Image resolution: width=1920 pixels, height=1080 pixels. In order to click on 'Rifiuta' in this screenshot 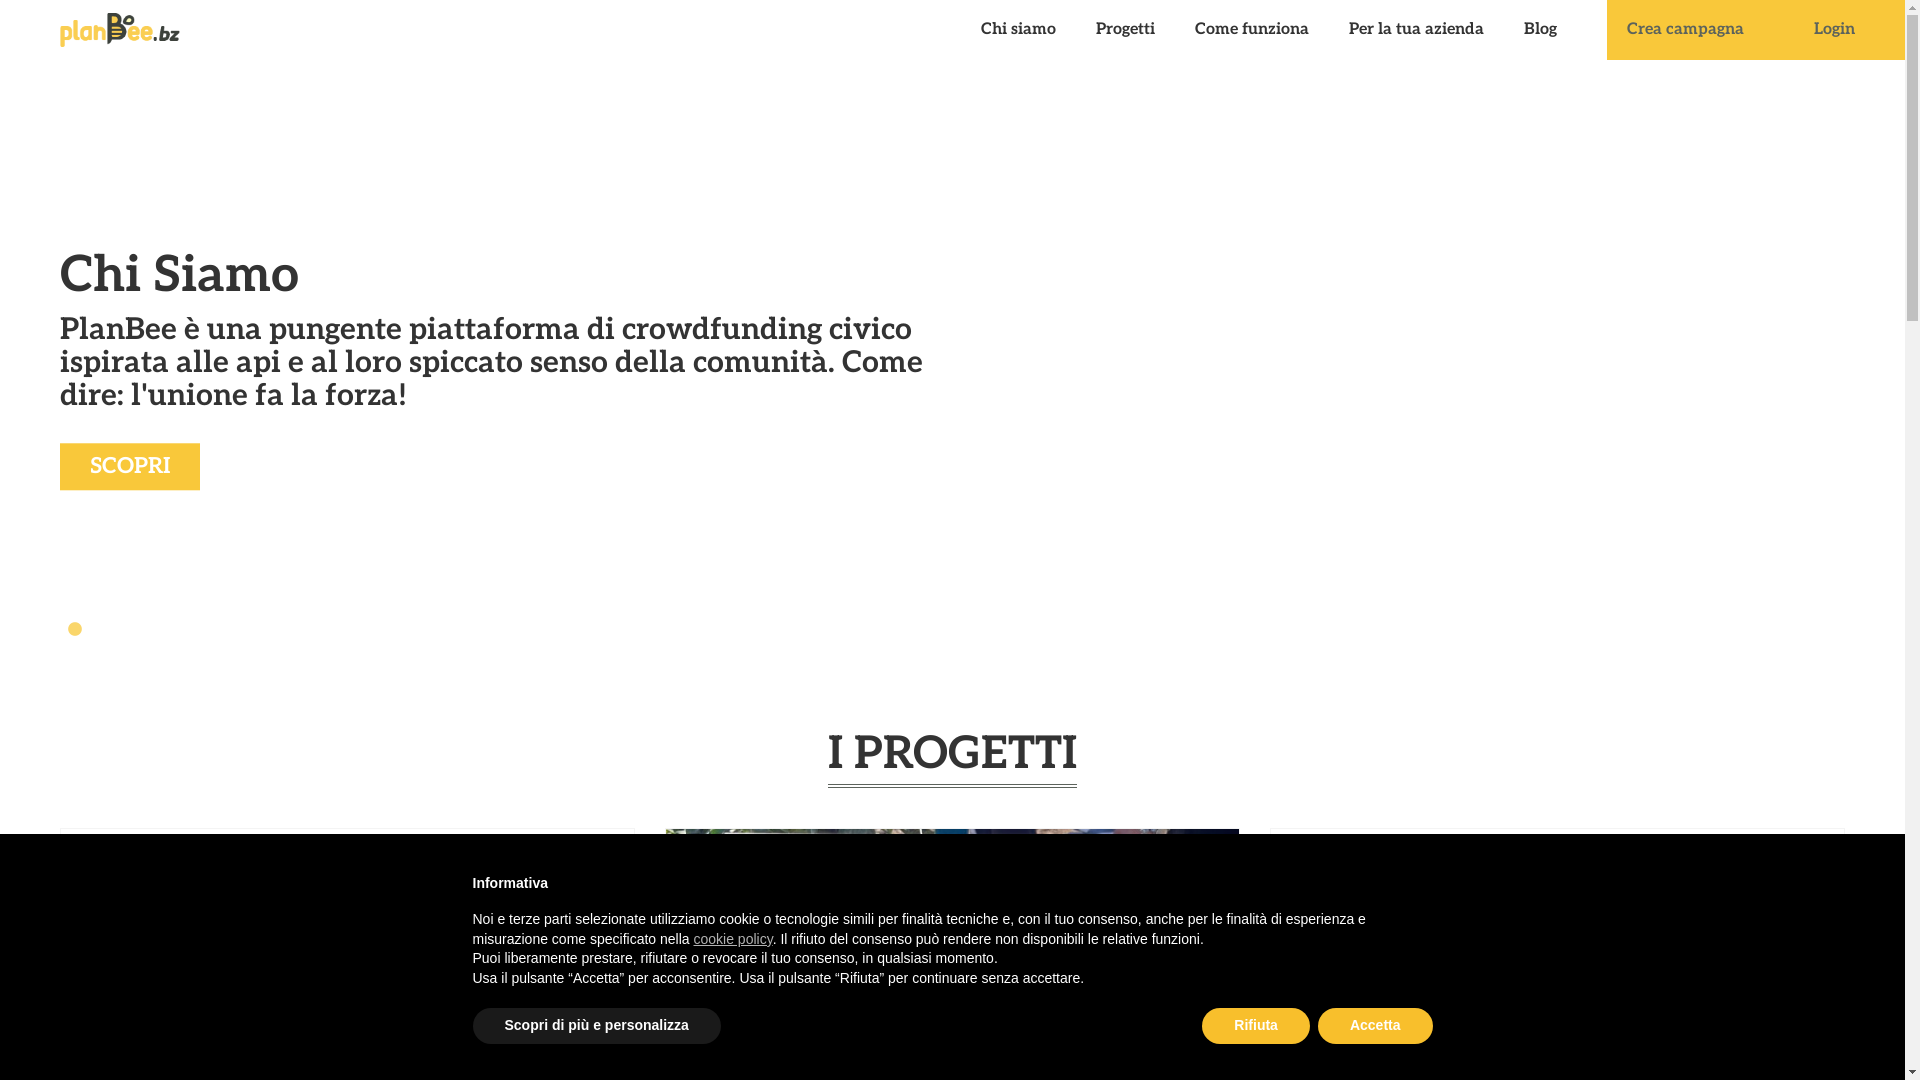, I will do `click(1255, 1026)`.